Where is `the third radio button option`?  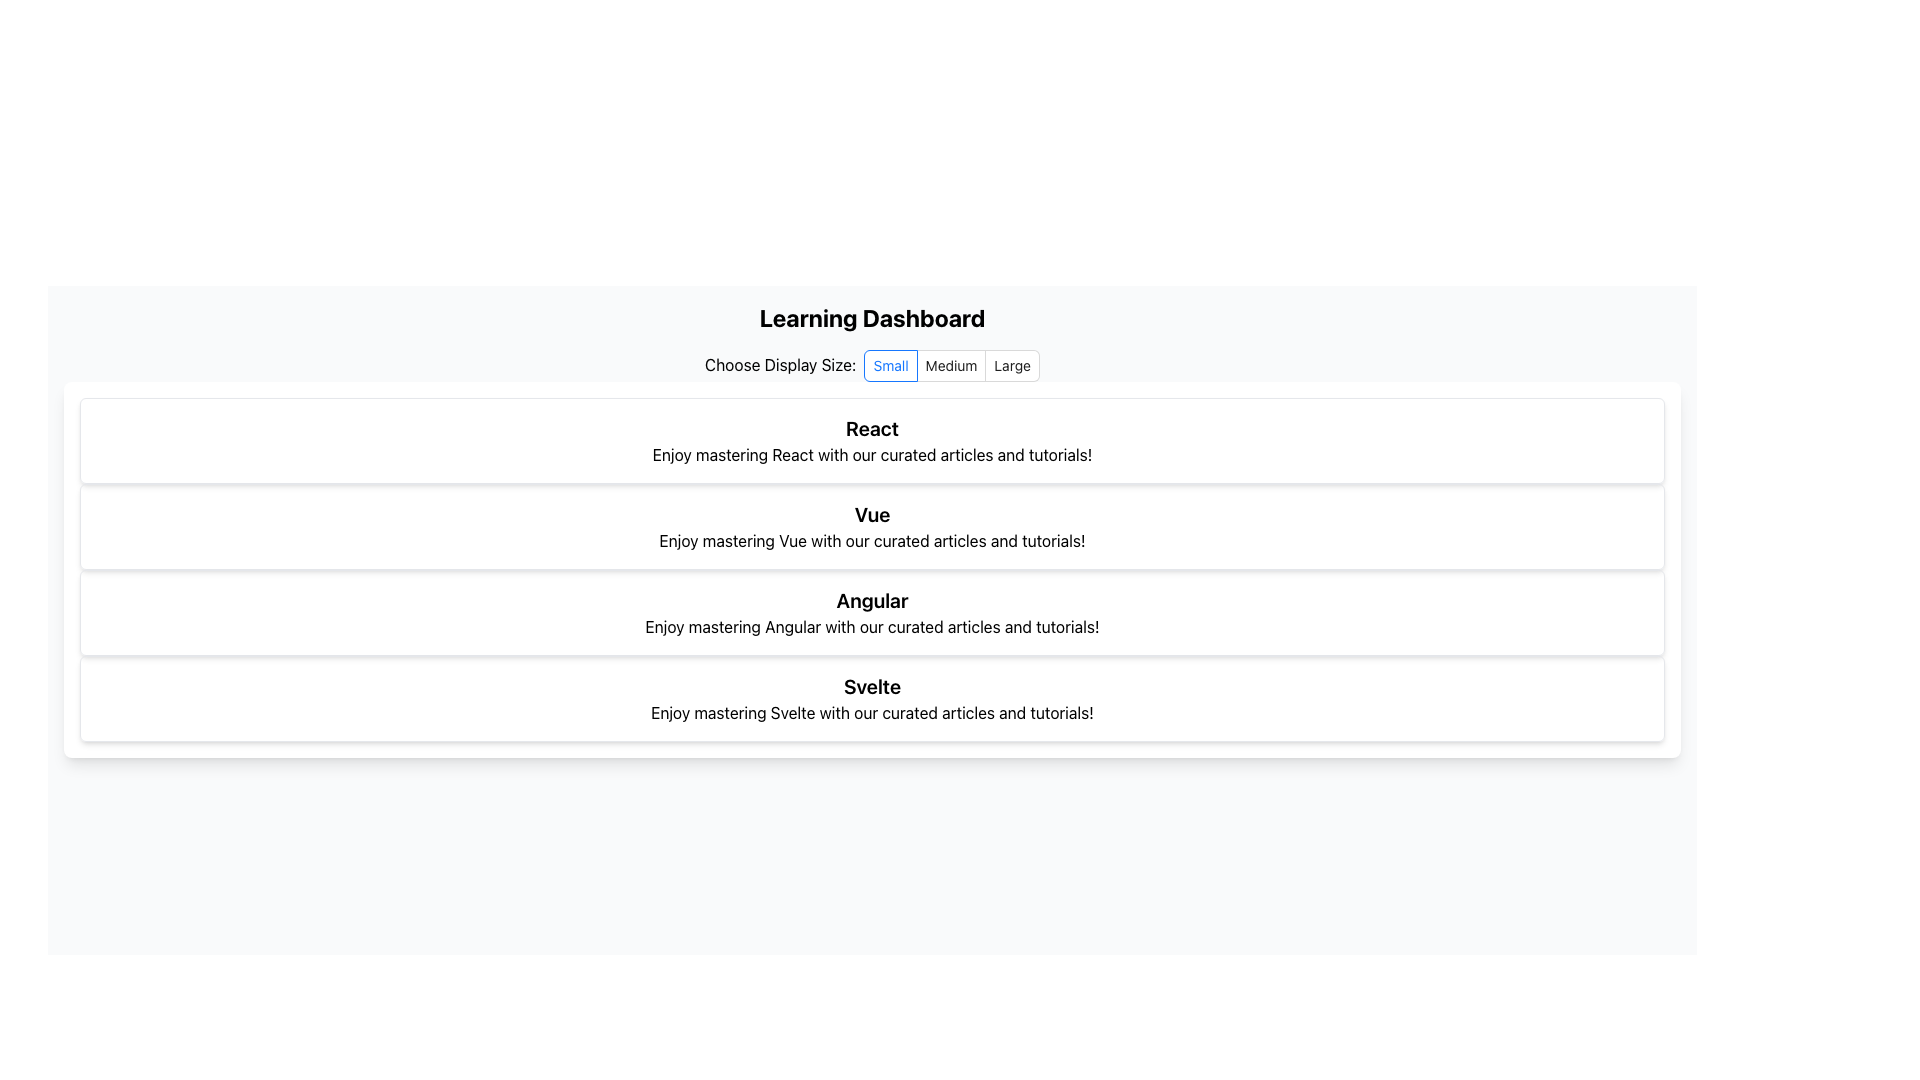
the third radio button option is located at coordinates (1013, 366).